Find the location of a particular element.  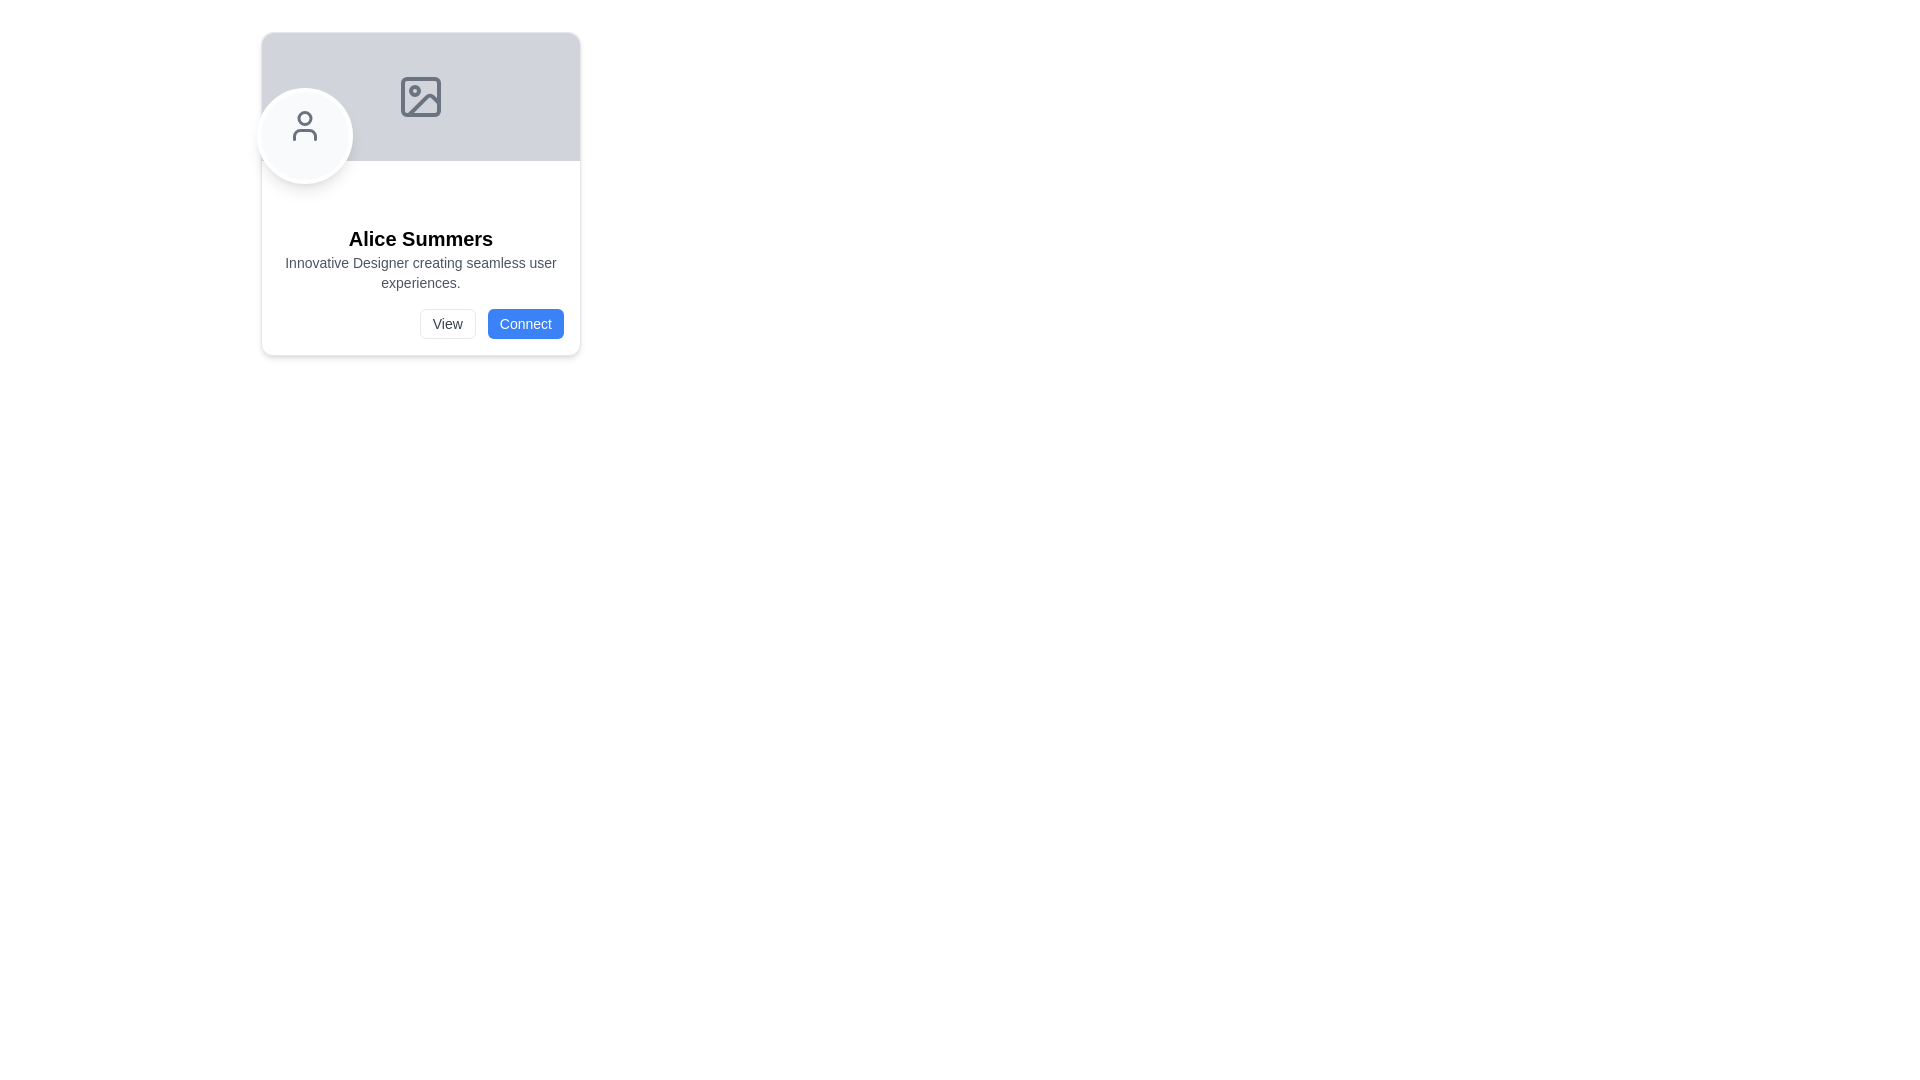

the user's profile icon located at the top-left corner of the card-like UI component, which serves as a primary profile illustration is located at coordinates (304, 126).